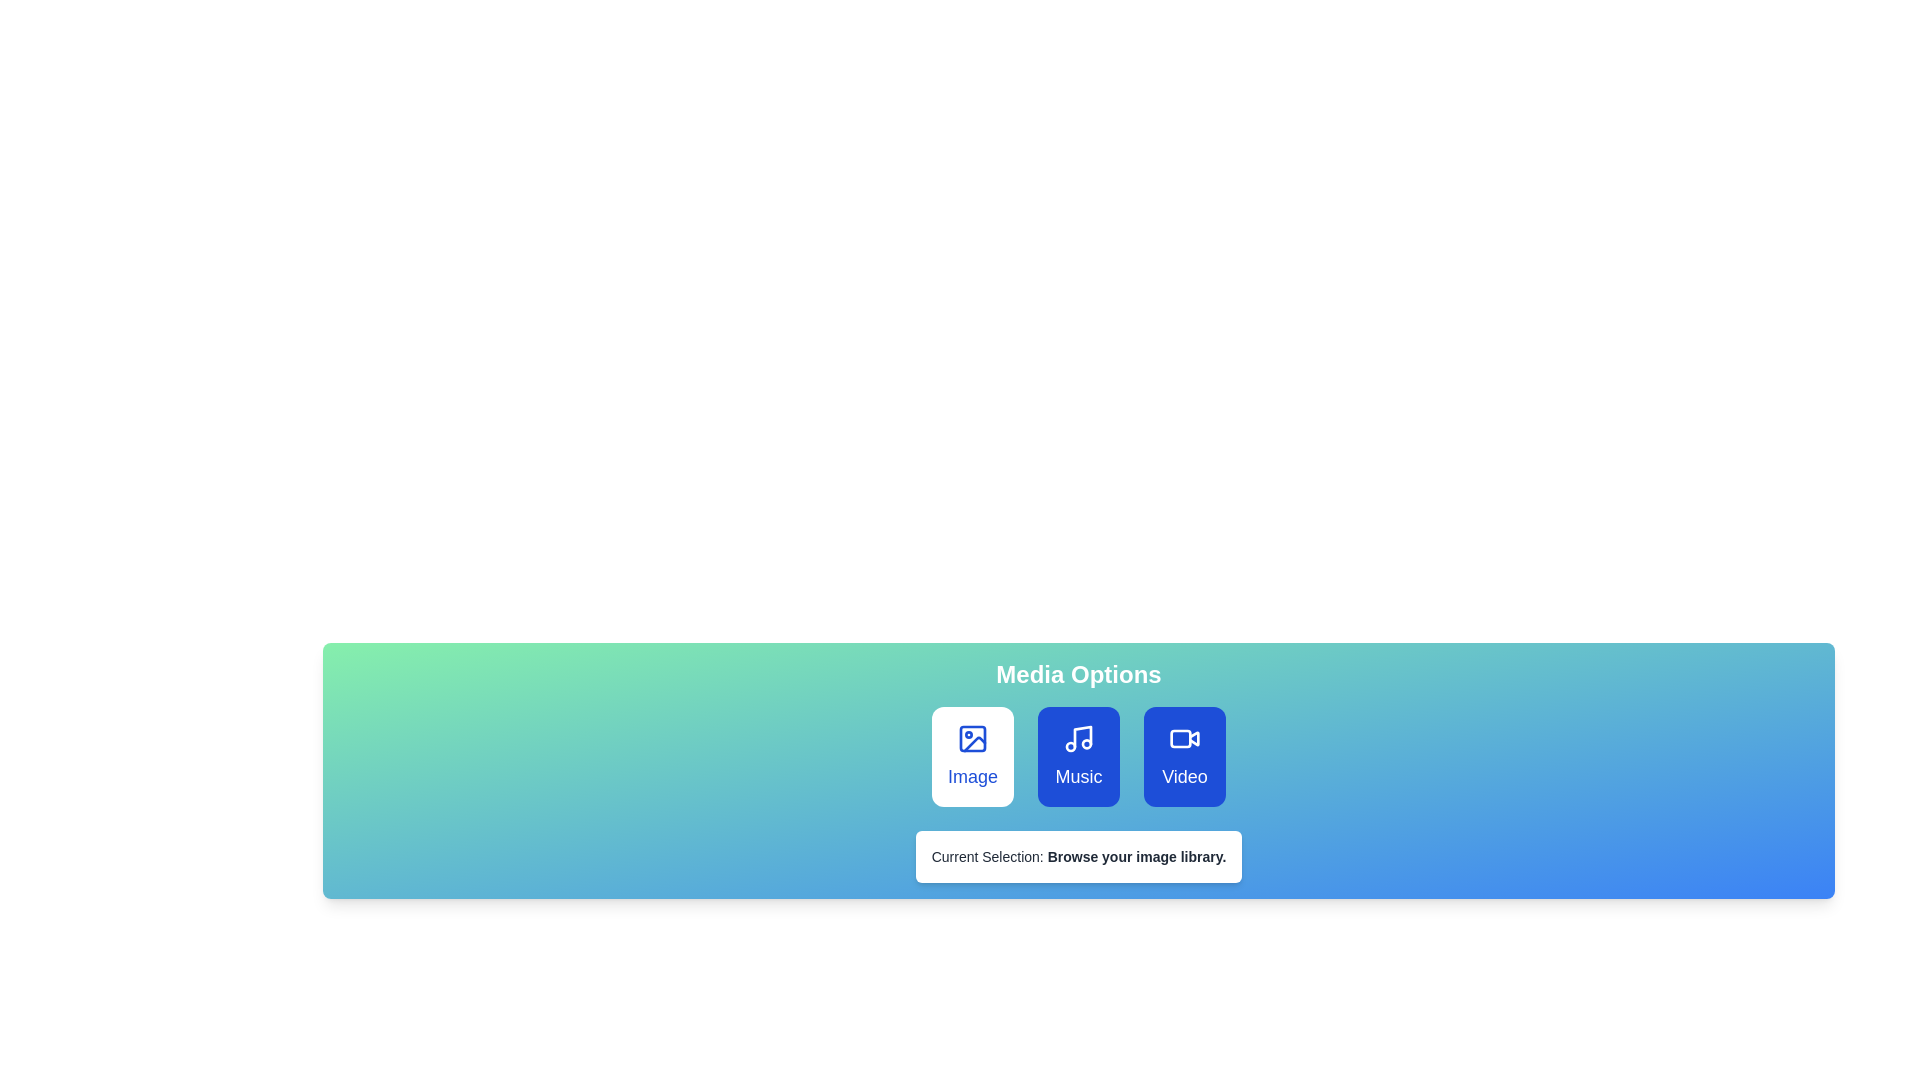 The height and width of the screenshot is (1080, 1920). I want to click on the 'Music' button, which is the second button in a row of three options, so click(1078, 756).